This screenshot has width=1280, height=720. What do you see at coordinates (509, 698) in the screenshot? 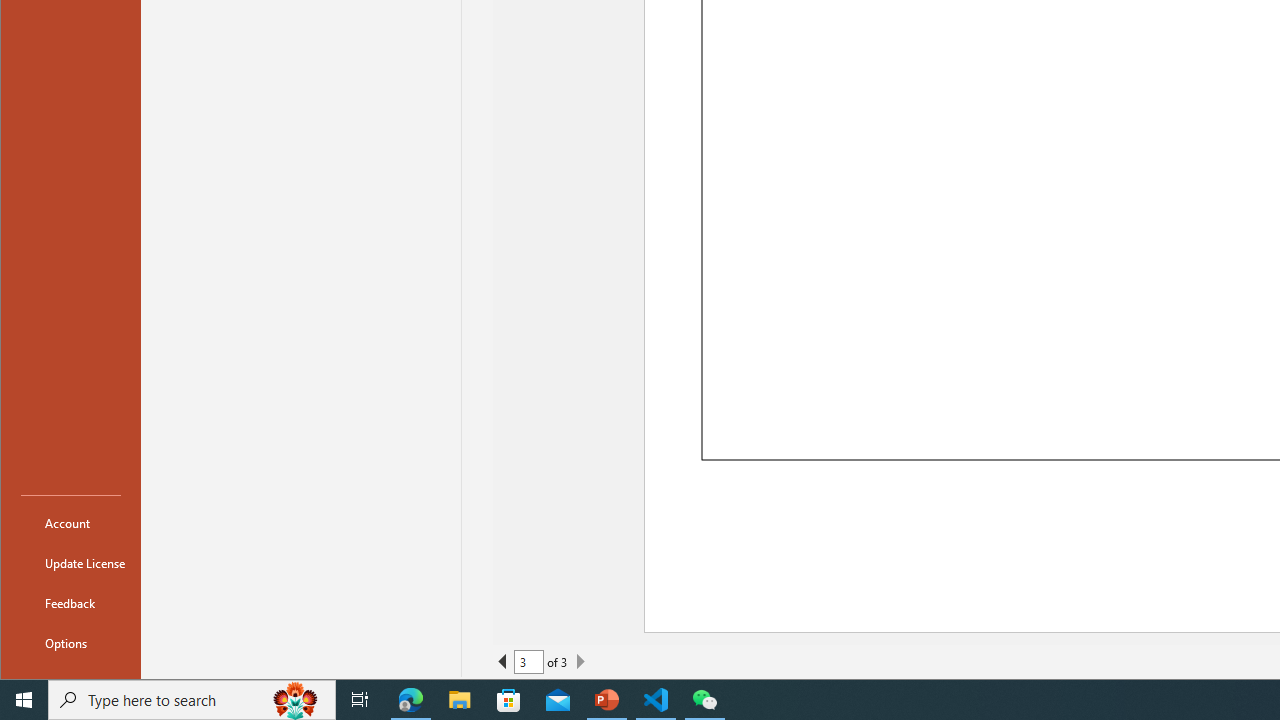
I see `'Microsoft Store'` at bounding box center [509, 698].